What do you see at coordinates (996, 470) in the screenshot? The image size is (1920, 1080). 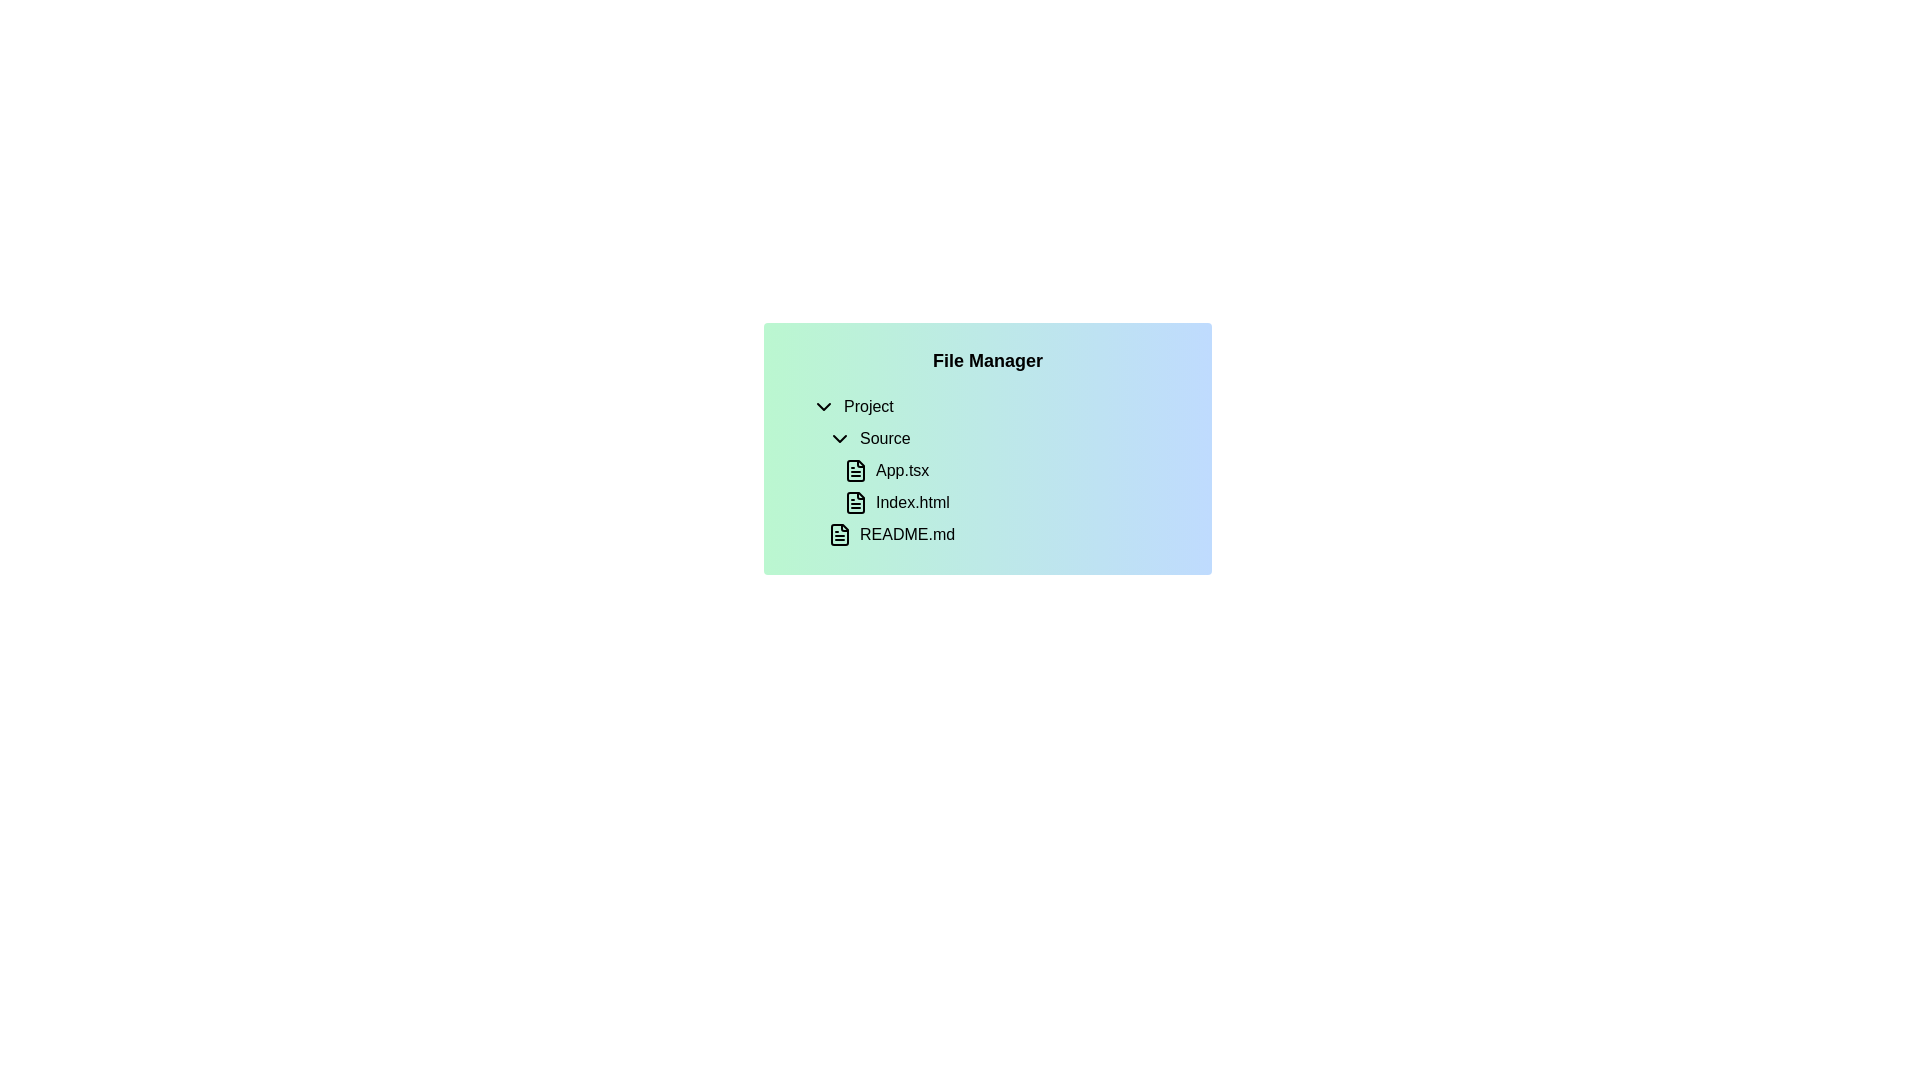 I see `on the 'App.tsx' file entry in the file explorer` at bounding box center [996, 470].